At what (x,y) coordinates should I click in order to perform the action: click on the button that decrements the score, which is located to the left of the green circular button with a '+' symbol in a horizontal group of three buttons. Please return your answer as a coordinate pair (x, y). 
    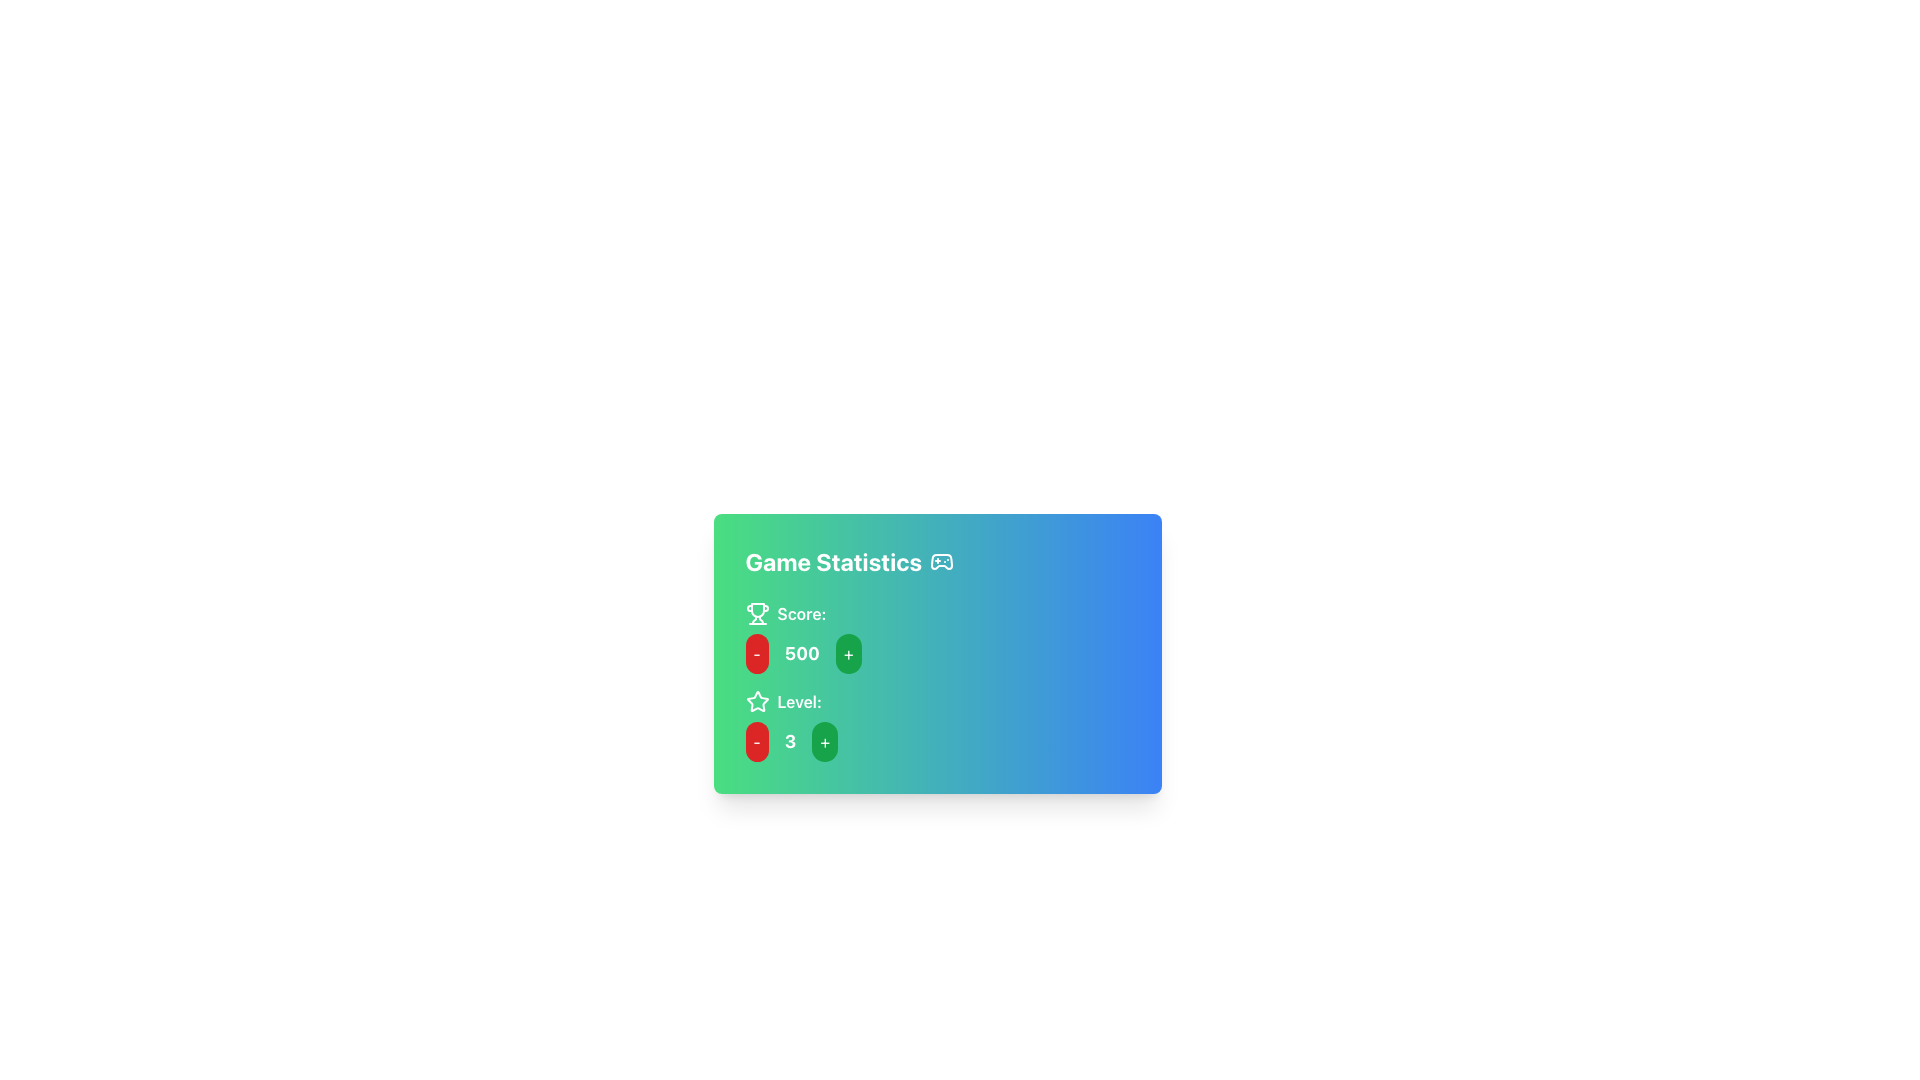
    Looking at the image, I should click on (756, 654).